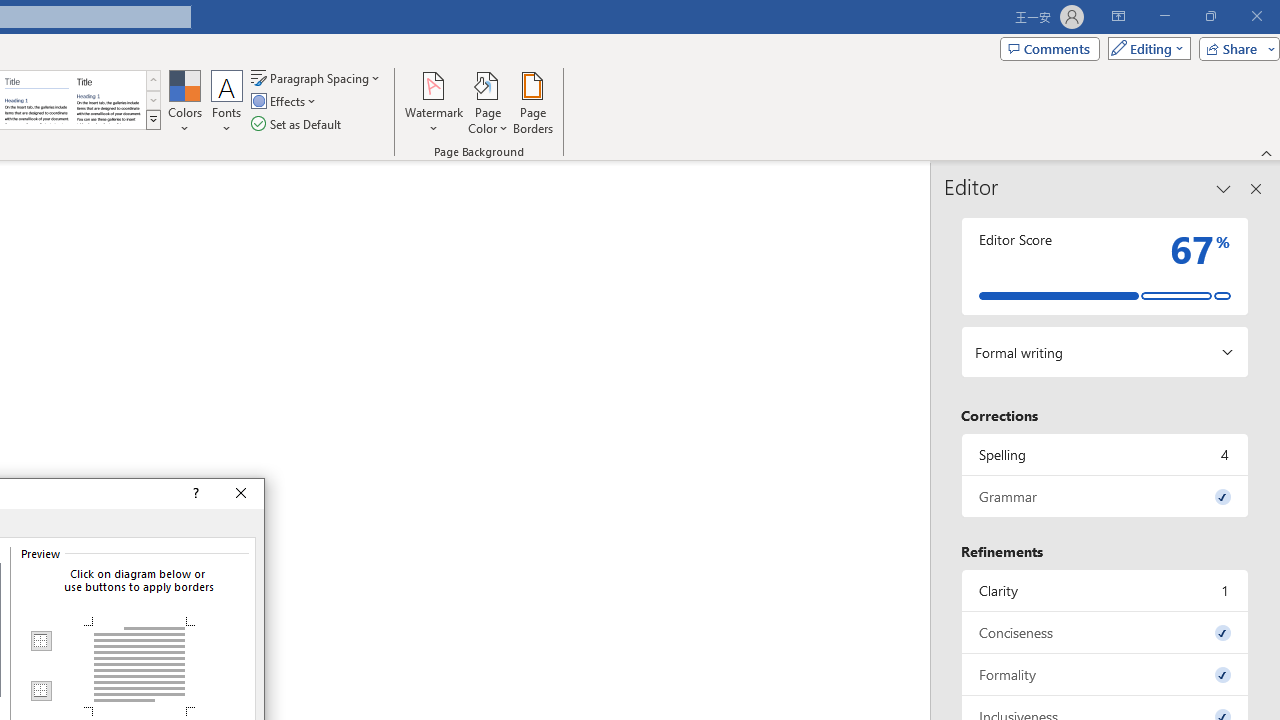 This screenshot has width=1280, height=720. I want to click on 'Colors', so click(184, 103).